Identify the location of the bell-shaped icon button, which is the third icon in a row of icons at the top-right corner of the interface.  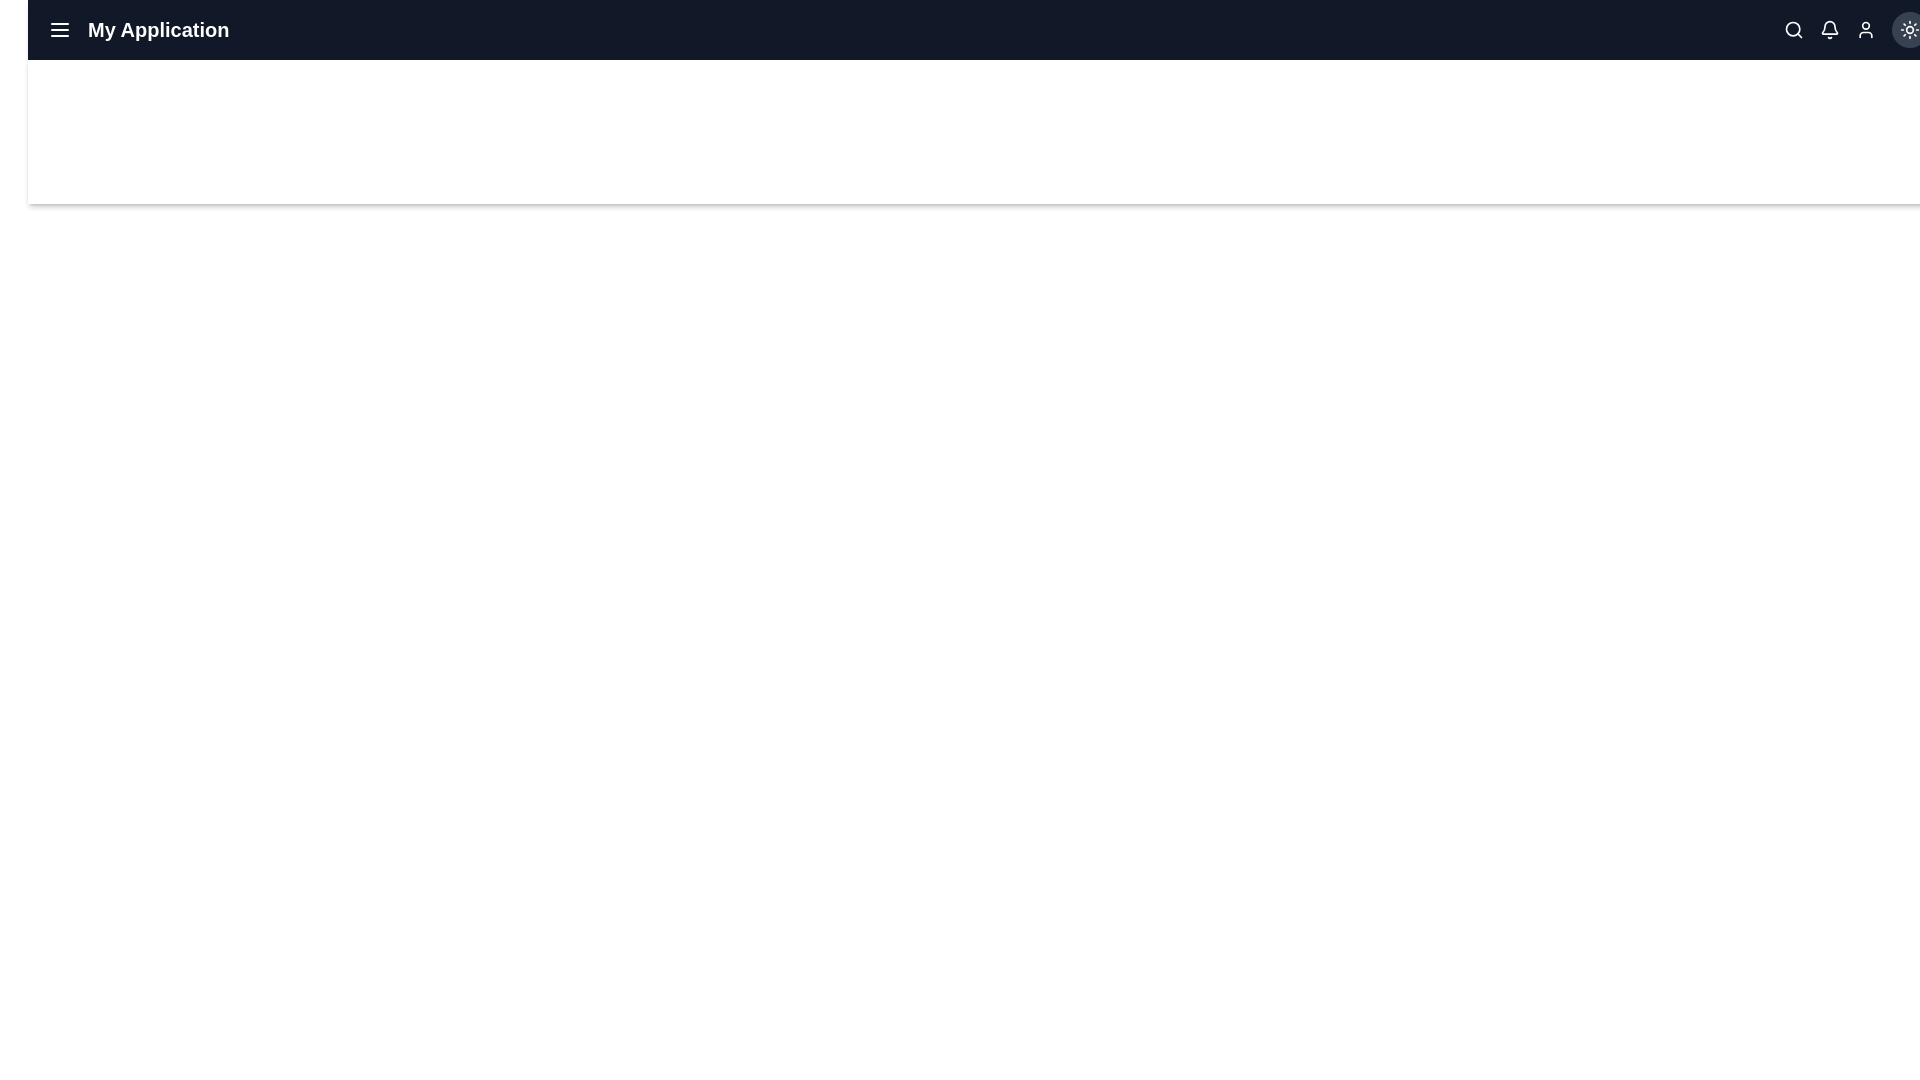
(1829, 30).